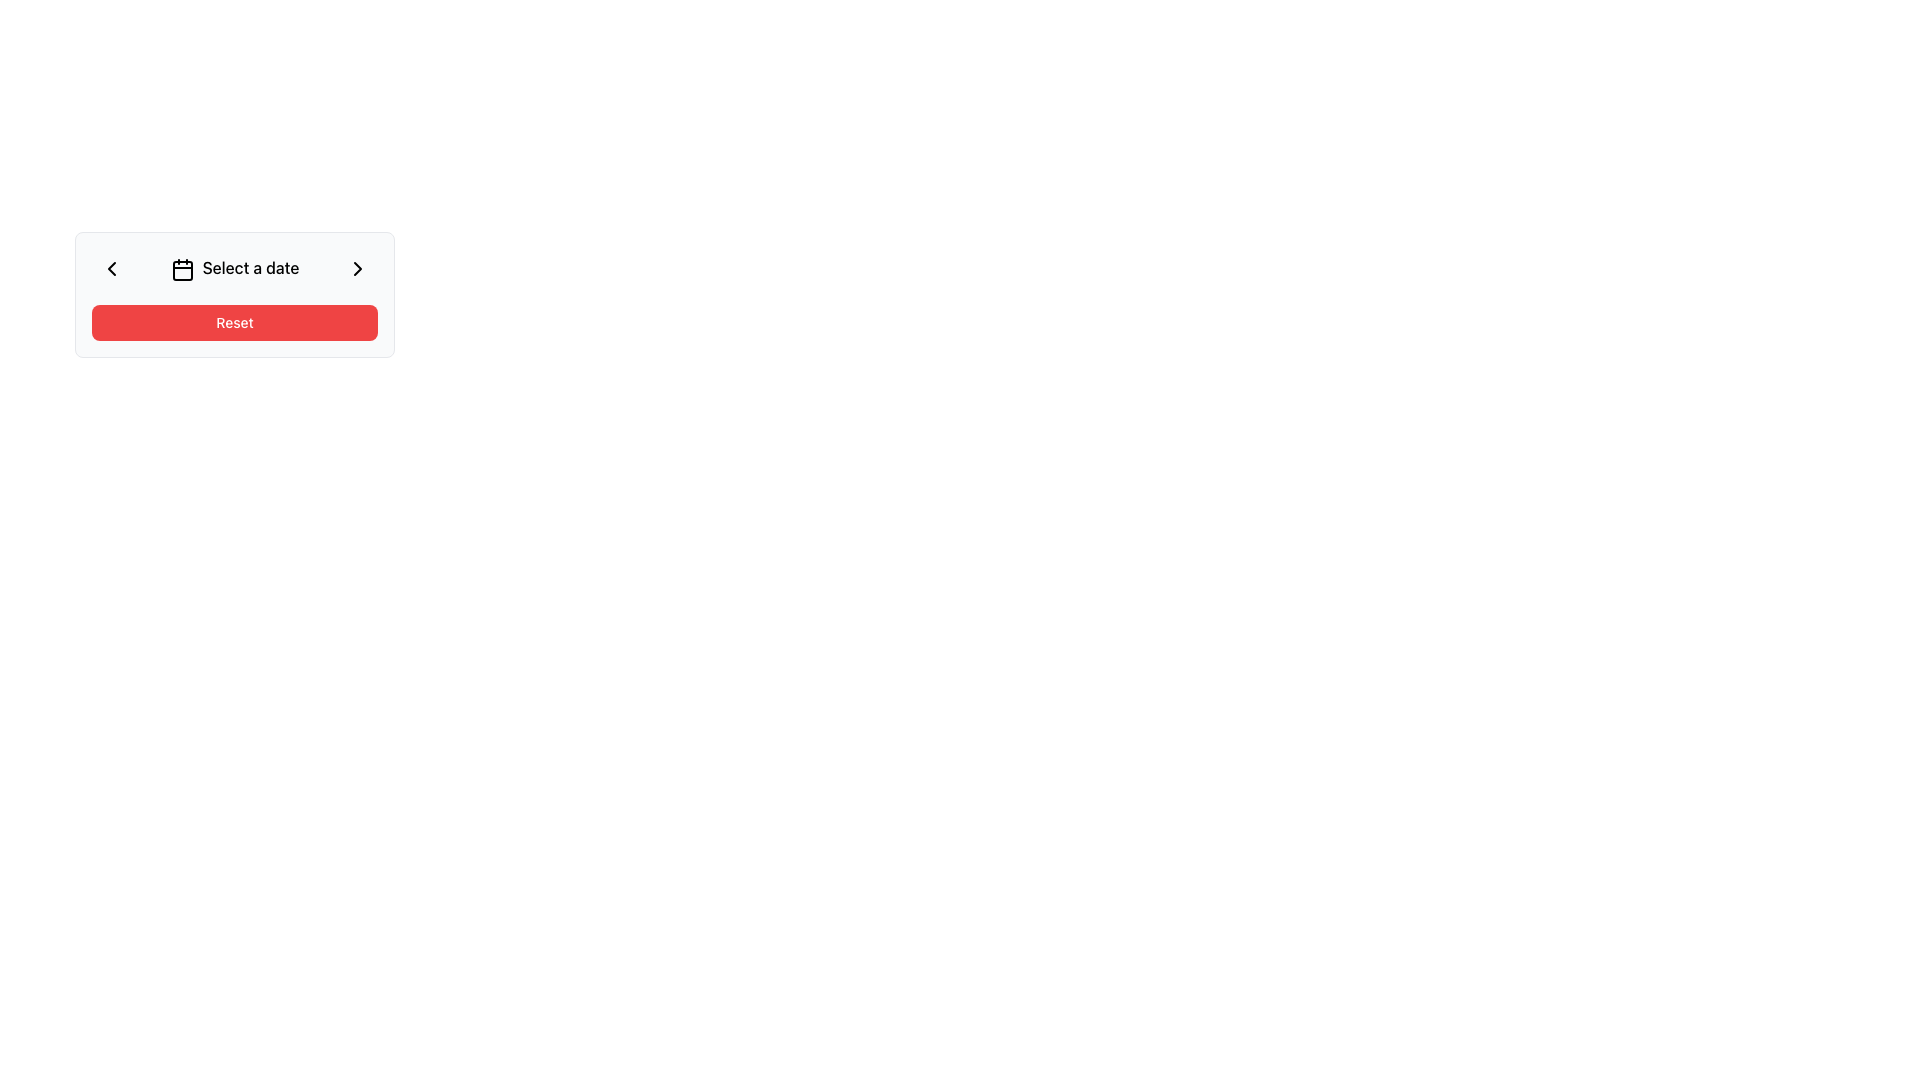 The width and height of the screenshot is (1920, 1080). Describe the element at coordinates (110, 268) in the screenshot. I see `the left-pointing arrow button located at the top-left side of the 'Select a date' section` at that location.